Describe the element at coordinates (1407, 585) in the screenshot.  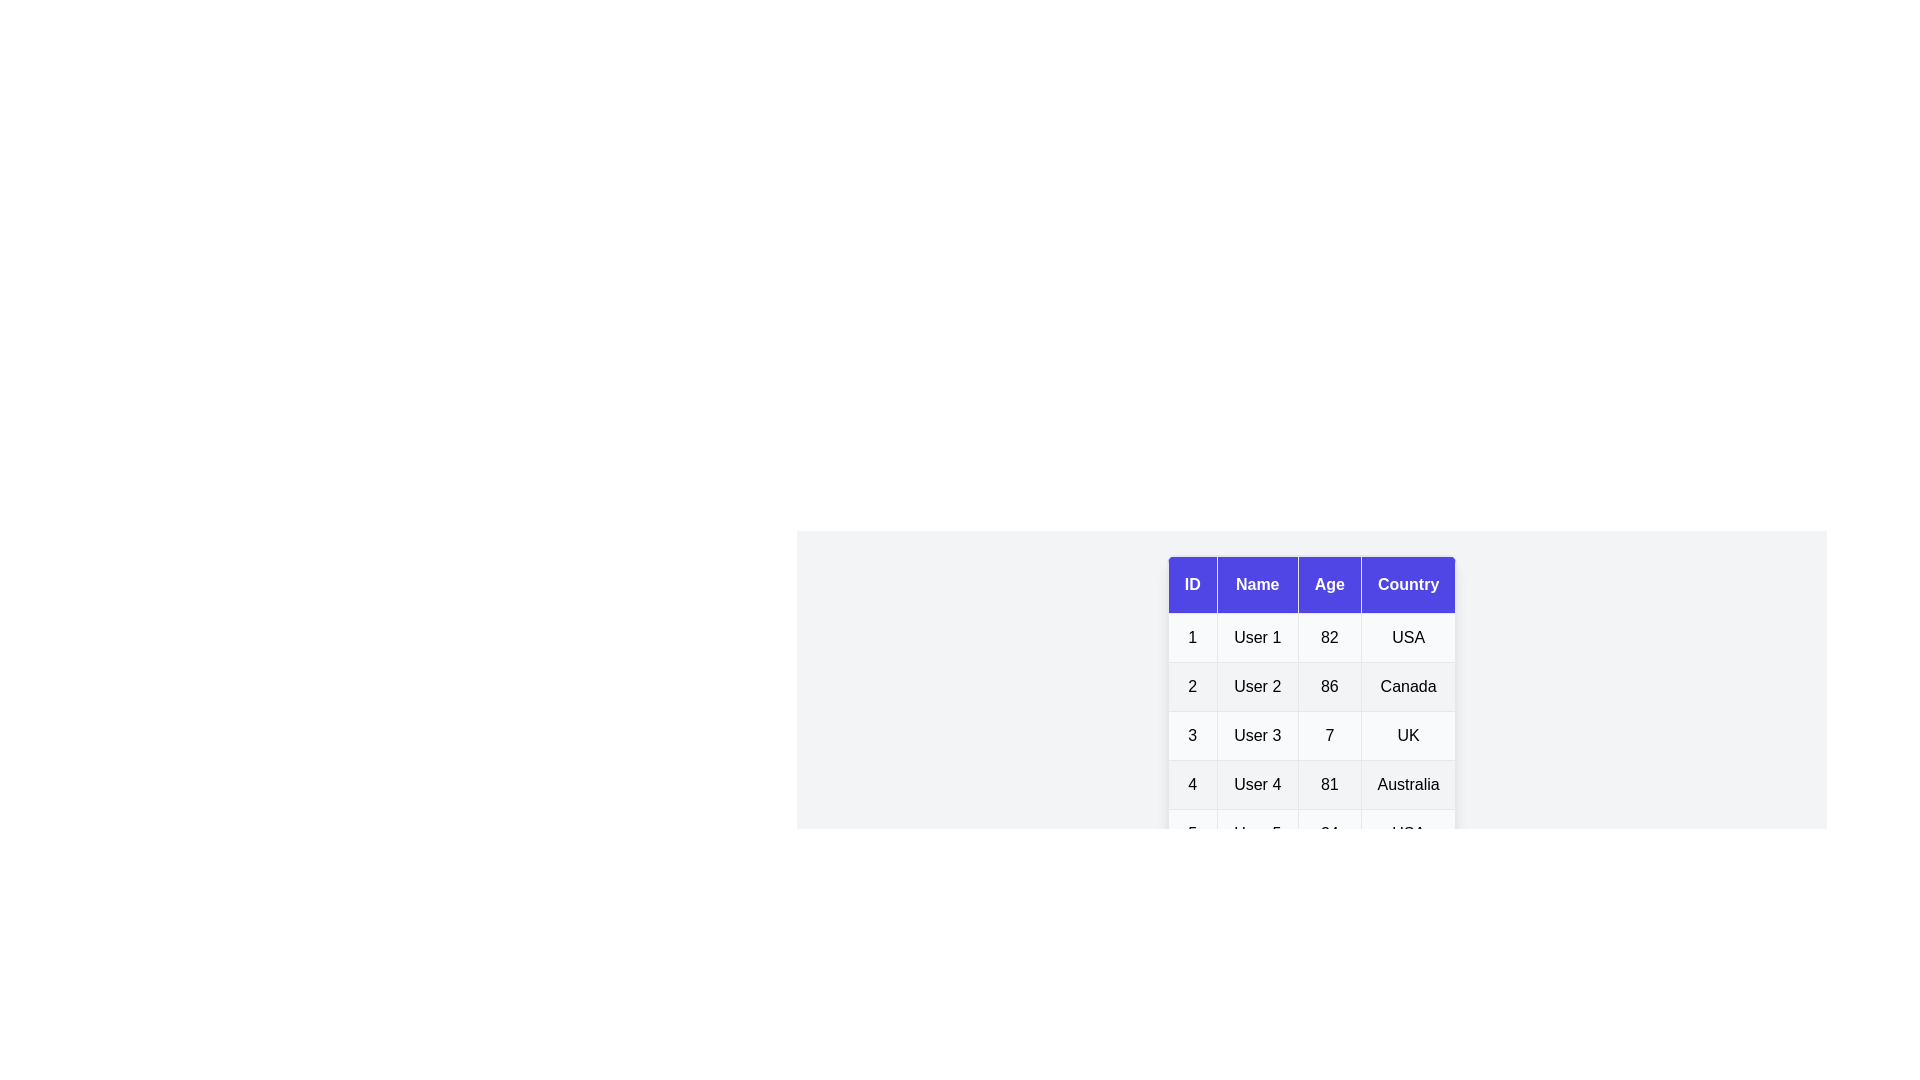
I see `the Country header to sort the table` at that location.